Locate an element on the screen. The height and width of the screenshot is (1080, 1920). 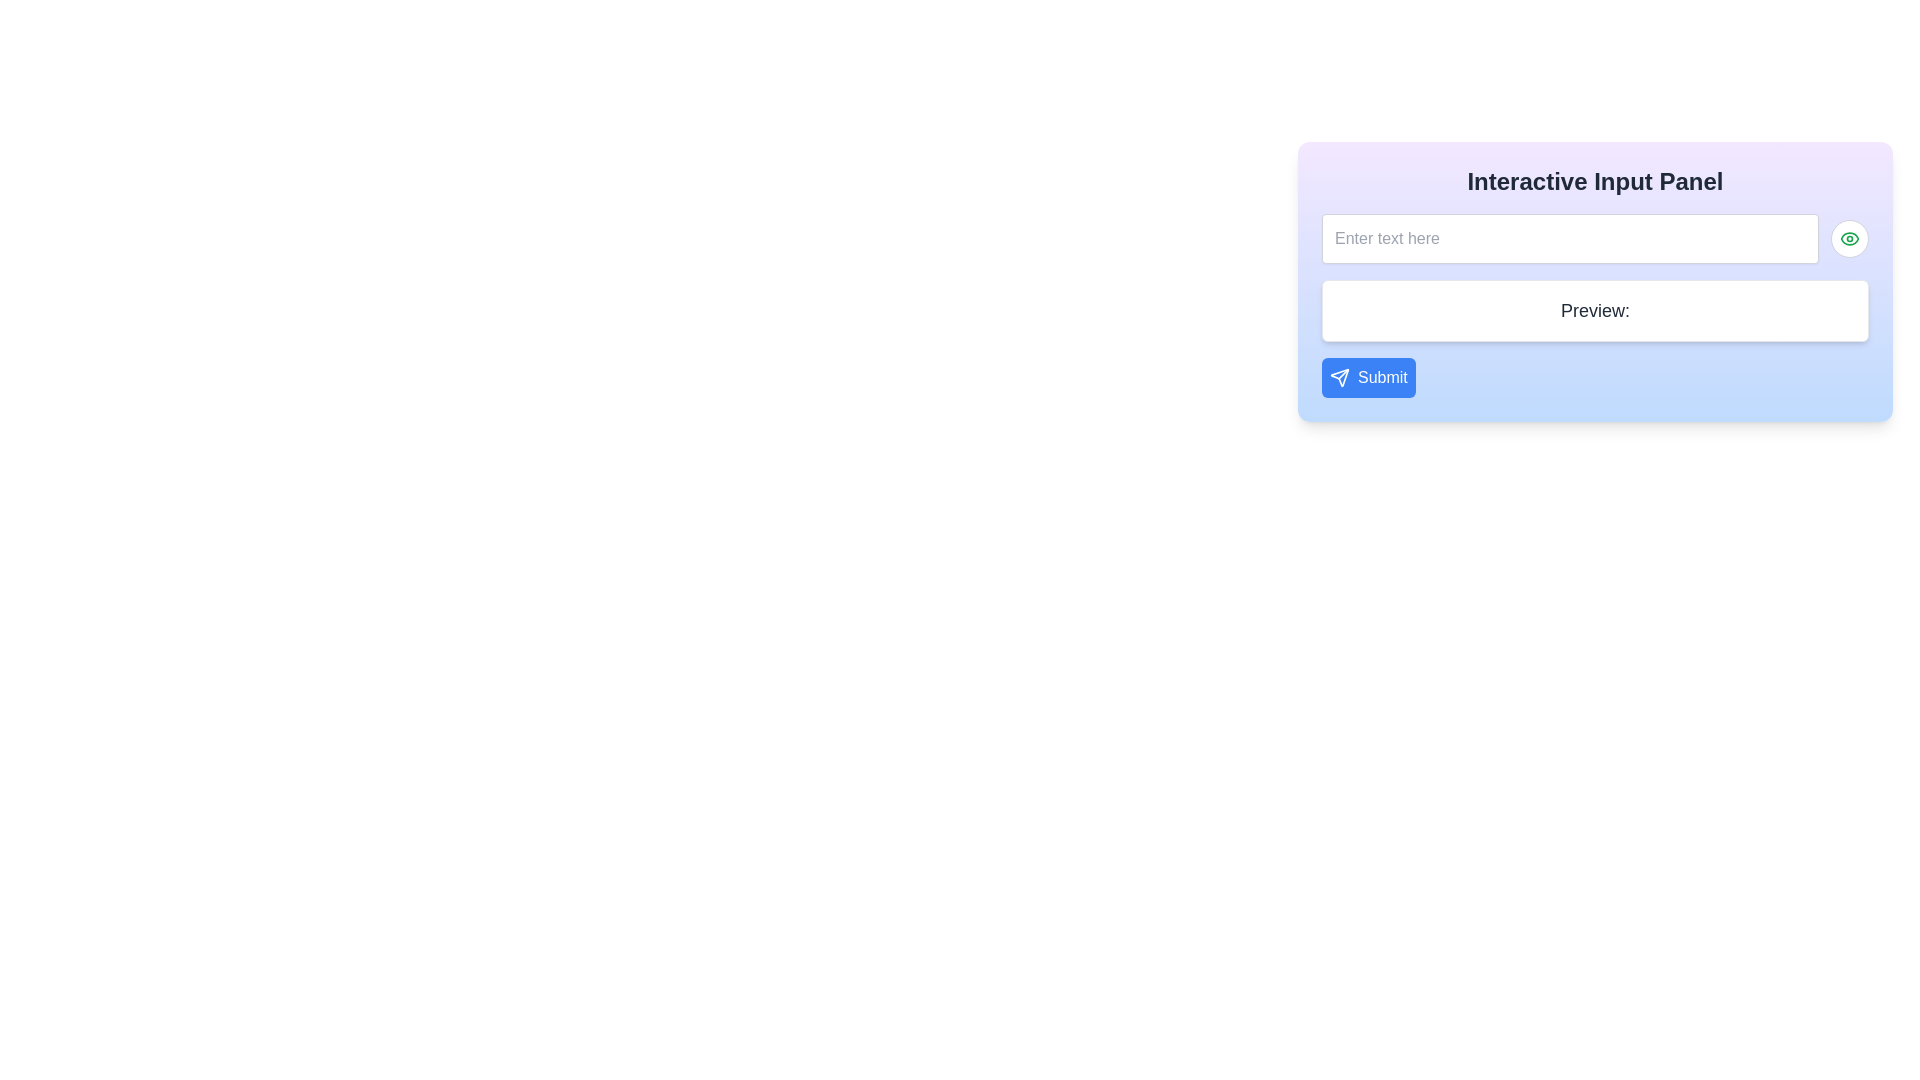
the eye-shaped SVG icon located at the top-right corner of the 'Interactive Input Panel', which is styled with a green hue and contained within a rounded button is located at coordinates (1848, 238).